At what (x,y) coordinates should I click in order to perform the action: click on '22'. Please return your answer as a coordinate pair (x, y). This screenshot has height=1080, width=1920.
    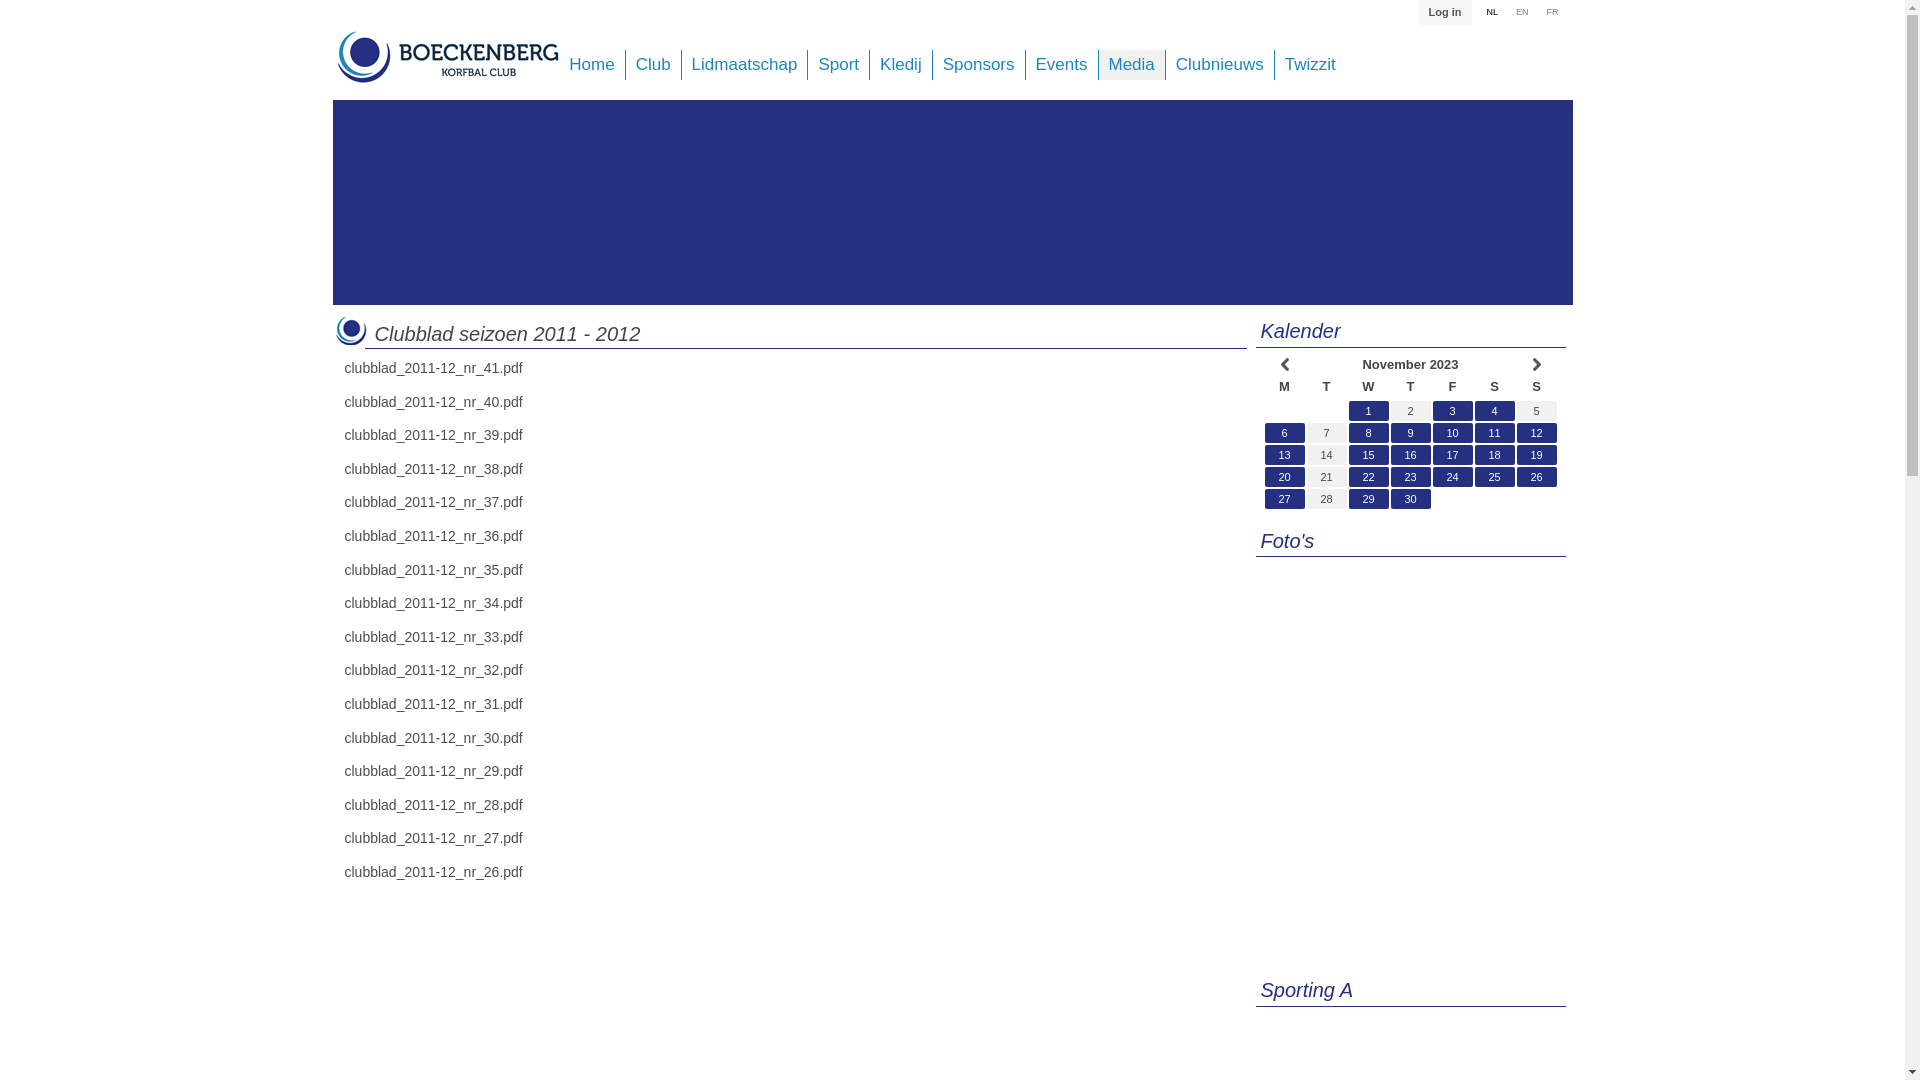
    Looking at the image, I should click on (1367, 477).